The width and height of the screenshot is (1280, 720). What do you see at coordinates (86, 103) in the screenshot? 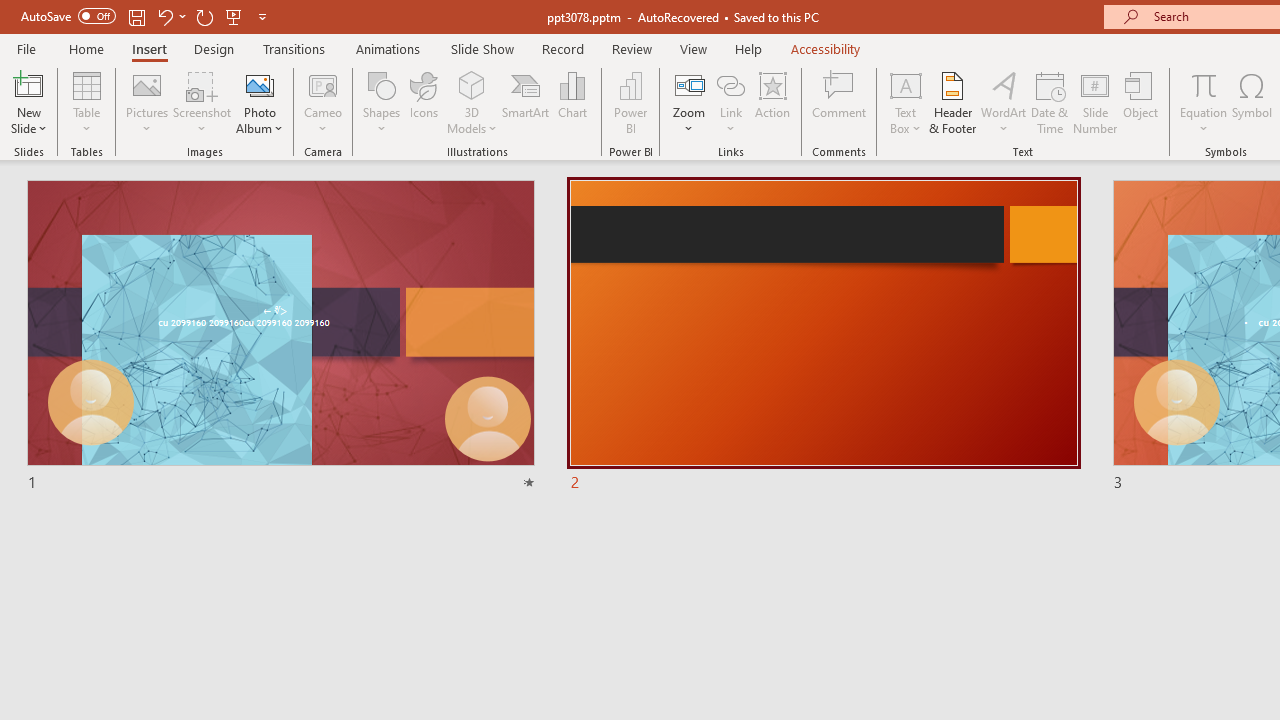
I see `'Table'` at bounding box center [86, 103].